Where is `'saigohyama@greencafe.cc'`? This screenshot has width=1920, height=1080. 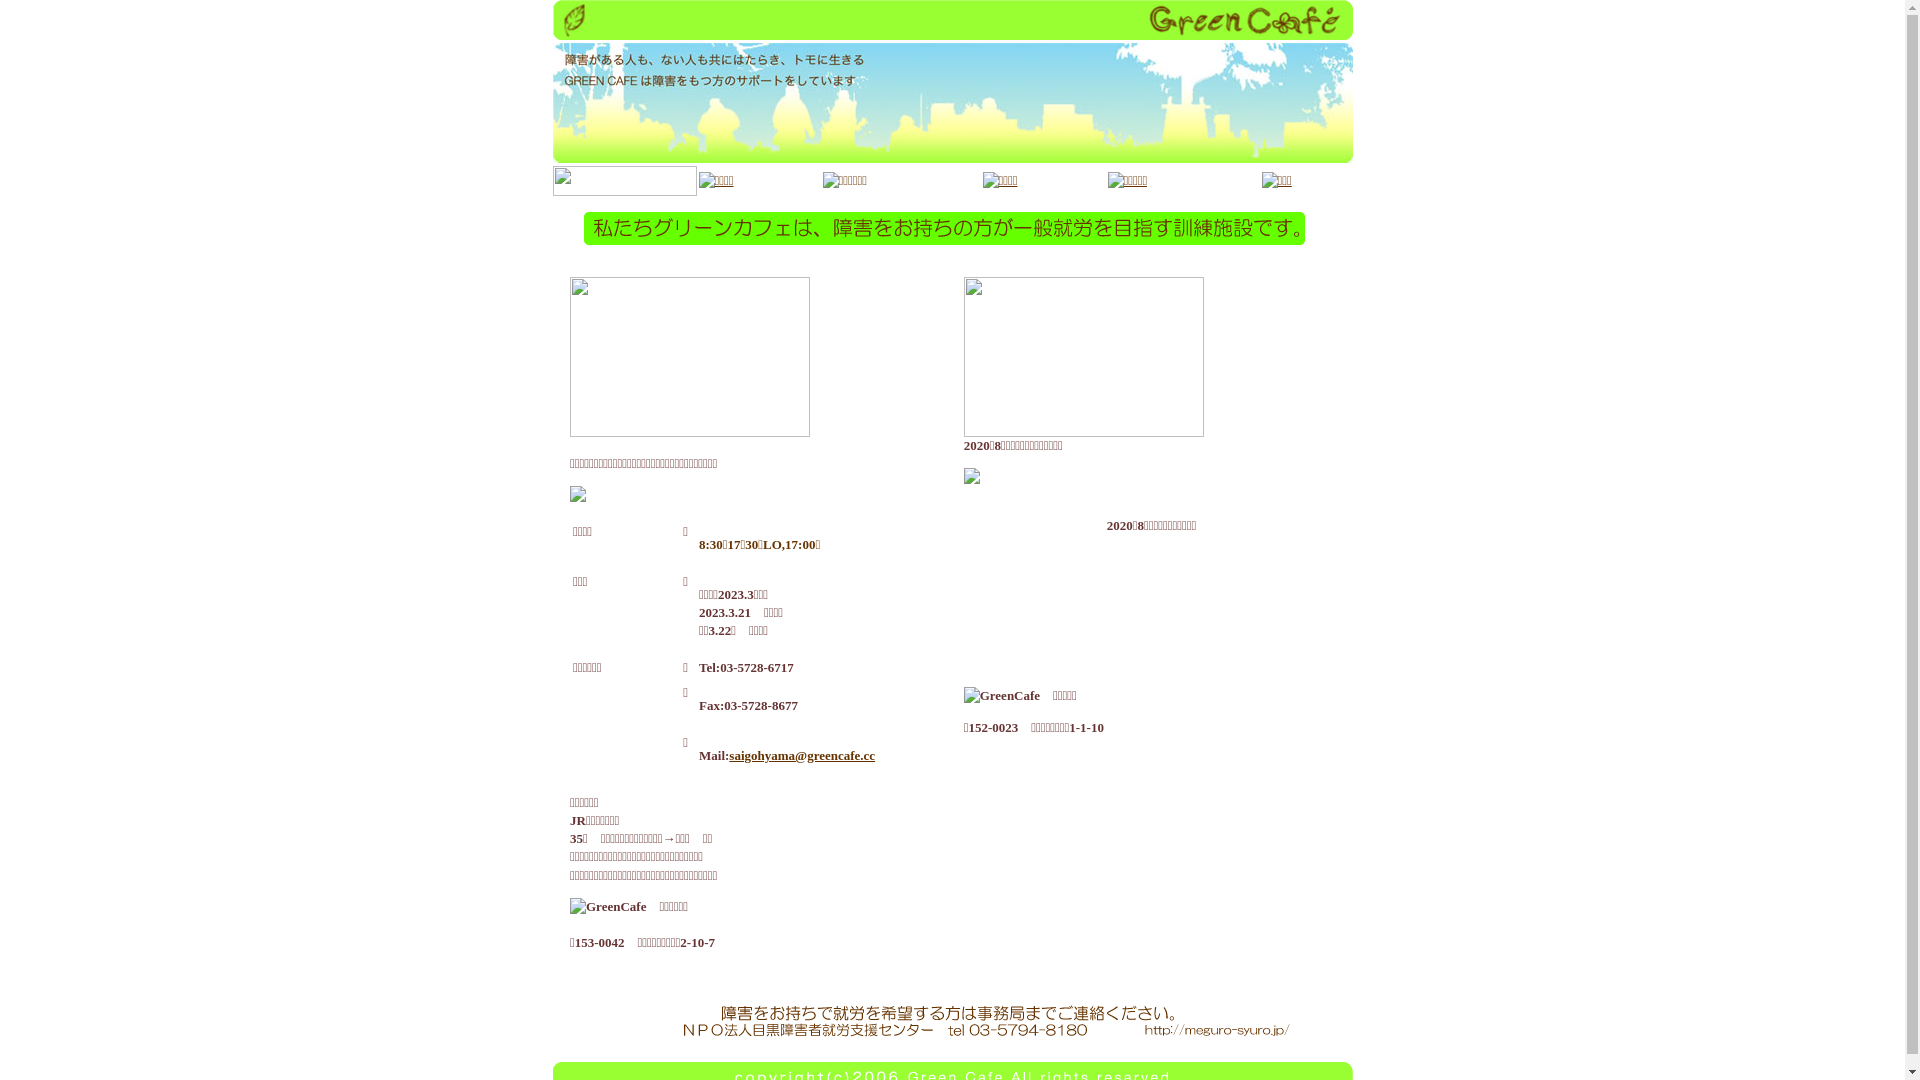
'saigohyama@greencafe.cc' is located at coordinates (728, 755).